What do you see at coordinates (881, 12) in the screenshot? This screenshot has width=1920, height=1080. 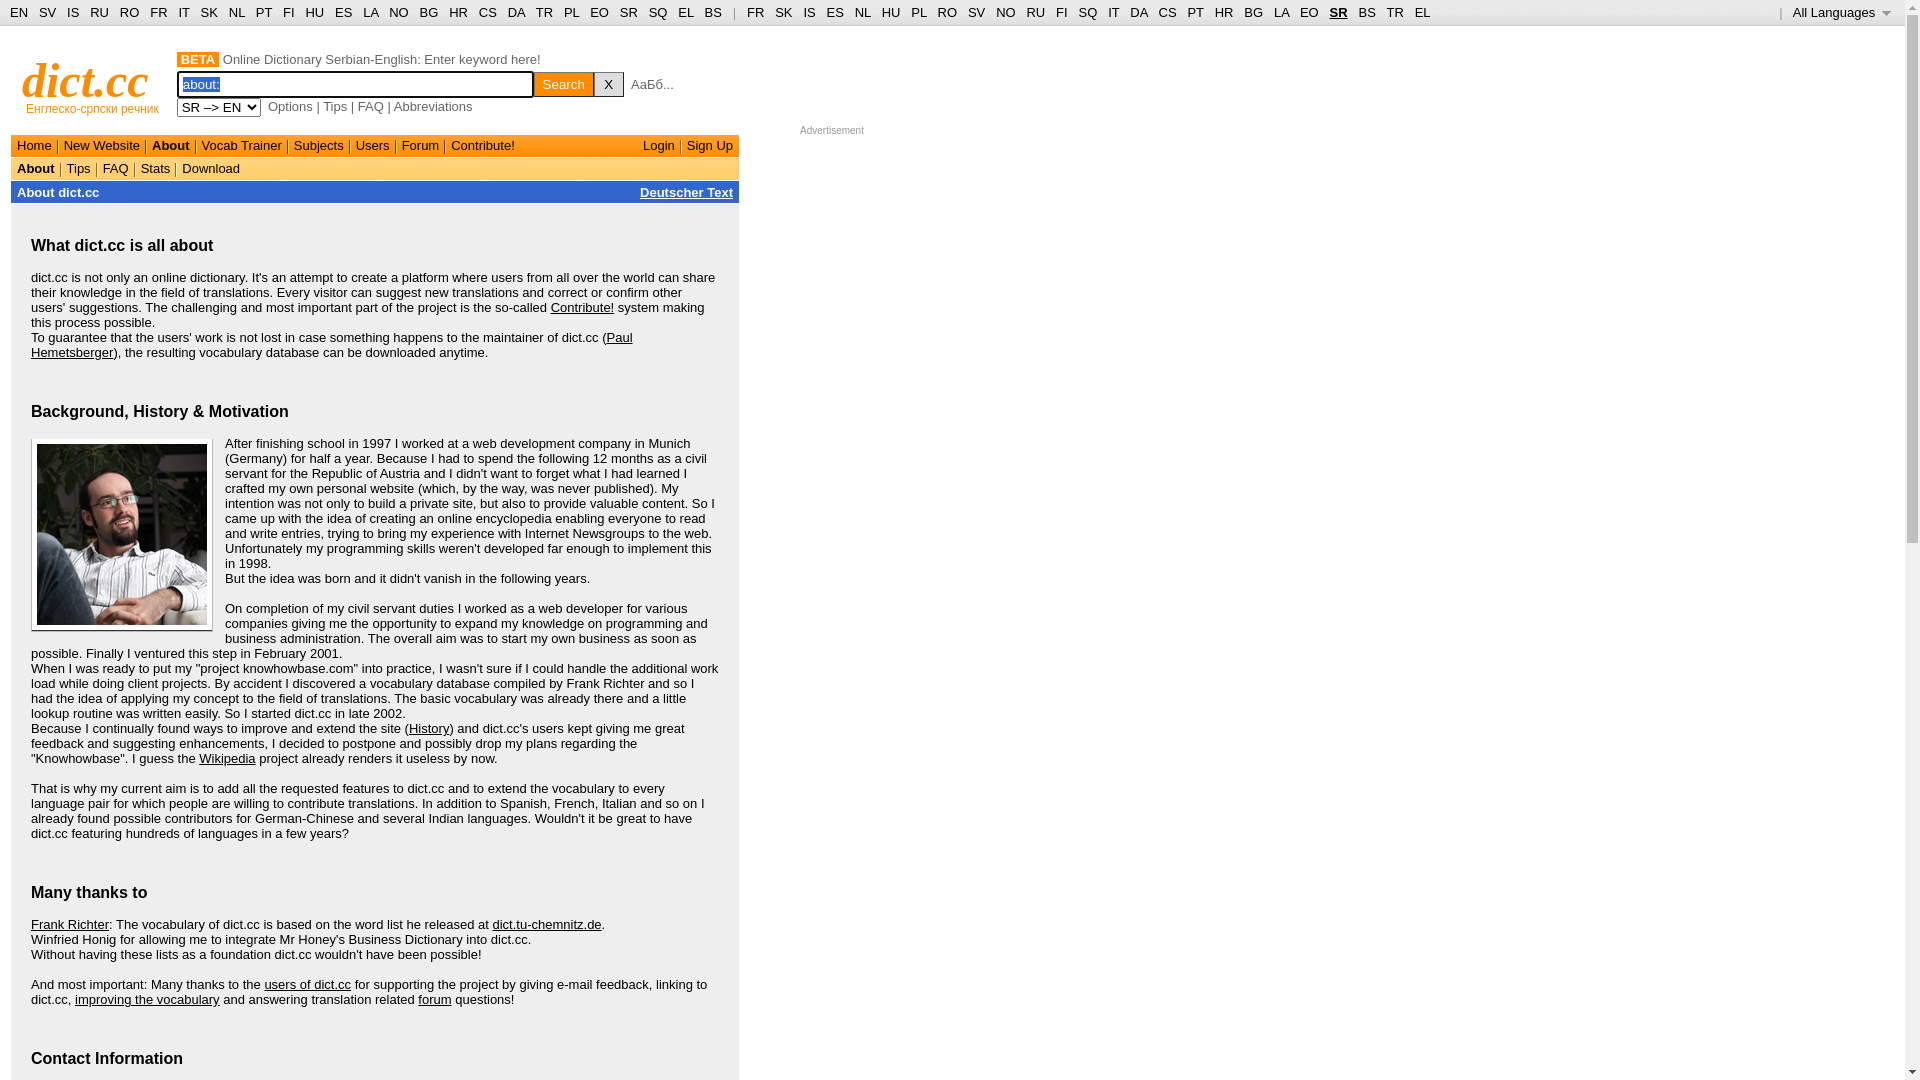 I see `'HU'` at bounding box center [881, 12].